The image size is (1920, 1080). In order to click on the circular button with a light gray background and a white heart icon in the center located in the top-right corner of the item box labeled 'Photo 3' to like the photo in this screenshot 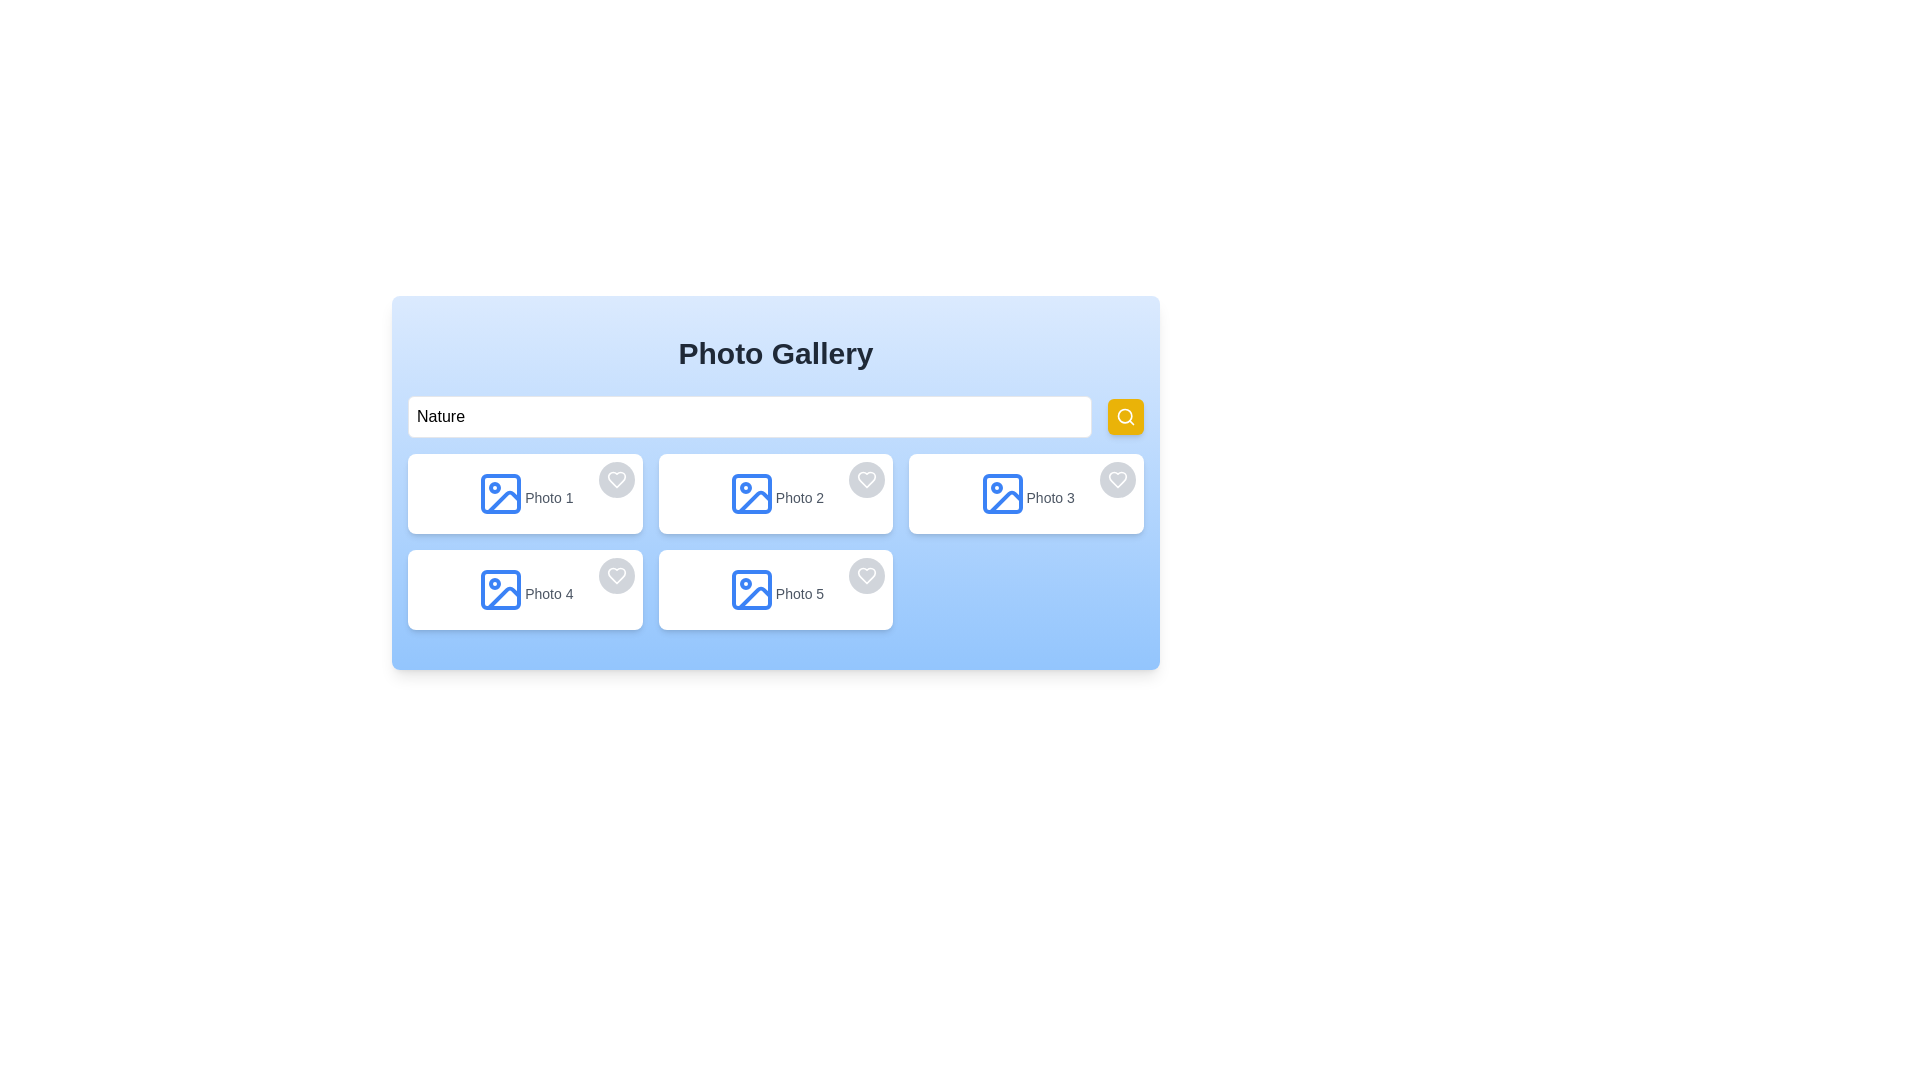, I will do `click(1117, 479)`.